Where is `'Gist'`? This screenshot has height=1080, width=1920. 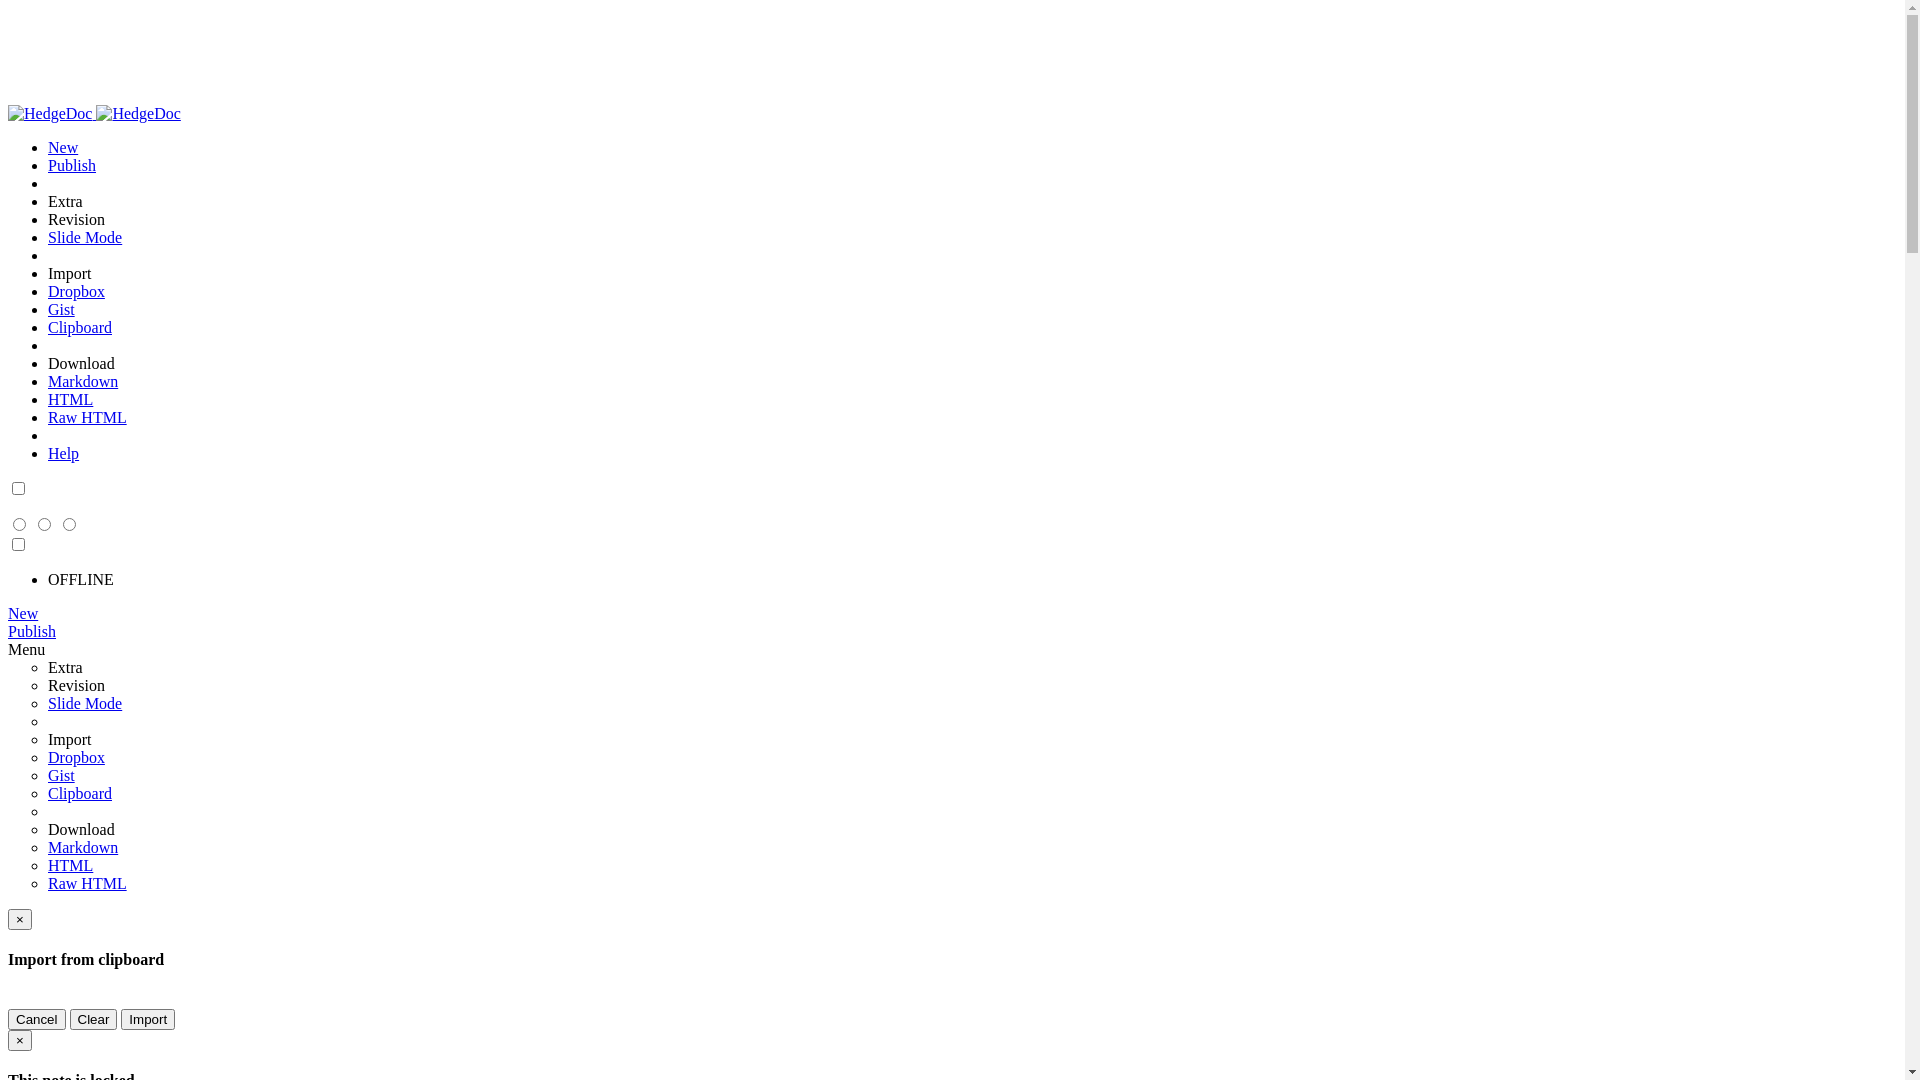
'Gist' is located at coordinates (61, 774).